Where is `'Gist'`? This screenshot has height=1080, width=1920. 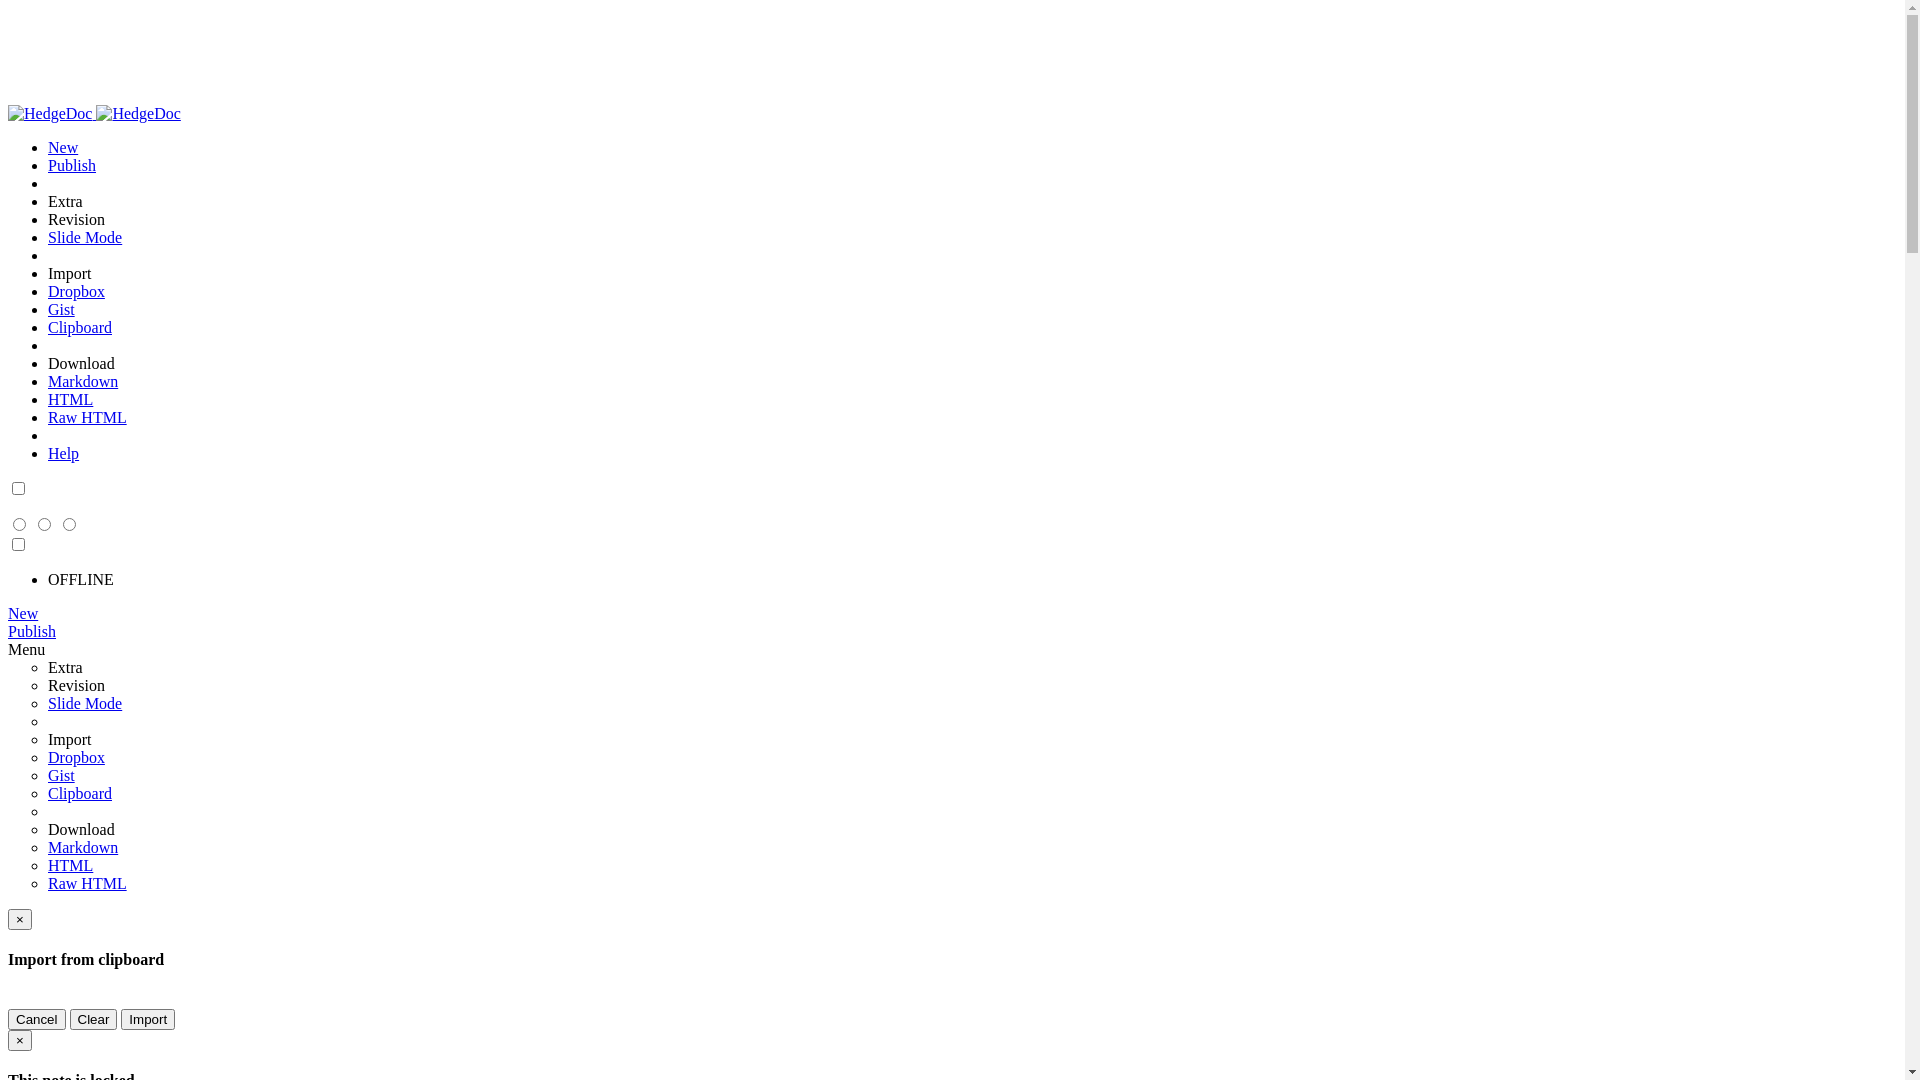
'Gist' is located at coordinates (61, 774).